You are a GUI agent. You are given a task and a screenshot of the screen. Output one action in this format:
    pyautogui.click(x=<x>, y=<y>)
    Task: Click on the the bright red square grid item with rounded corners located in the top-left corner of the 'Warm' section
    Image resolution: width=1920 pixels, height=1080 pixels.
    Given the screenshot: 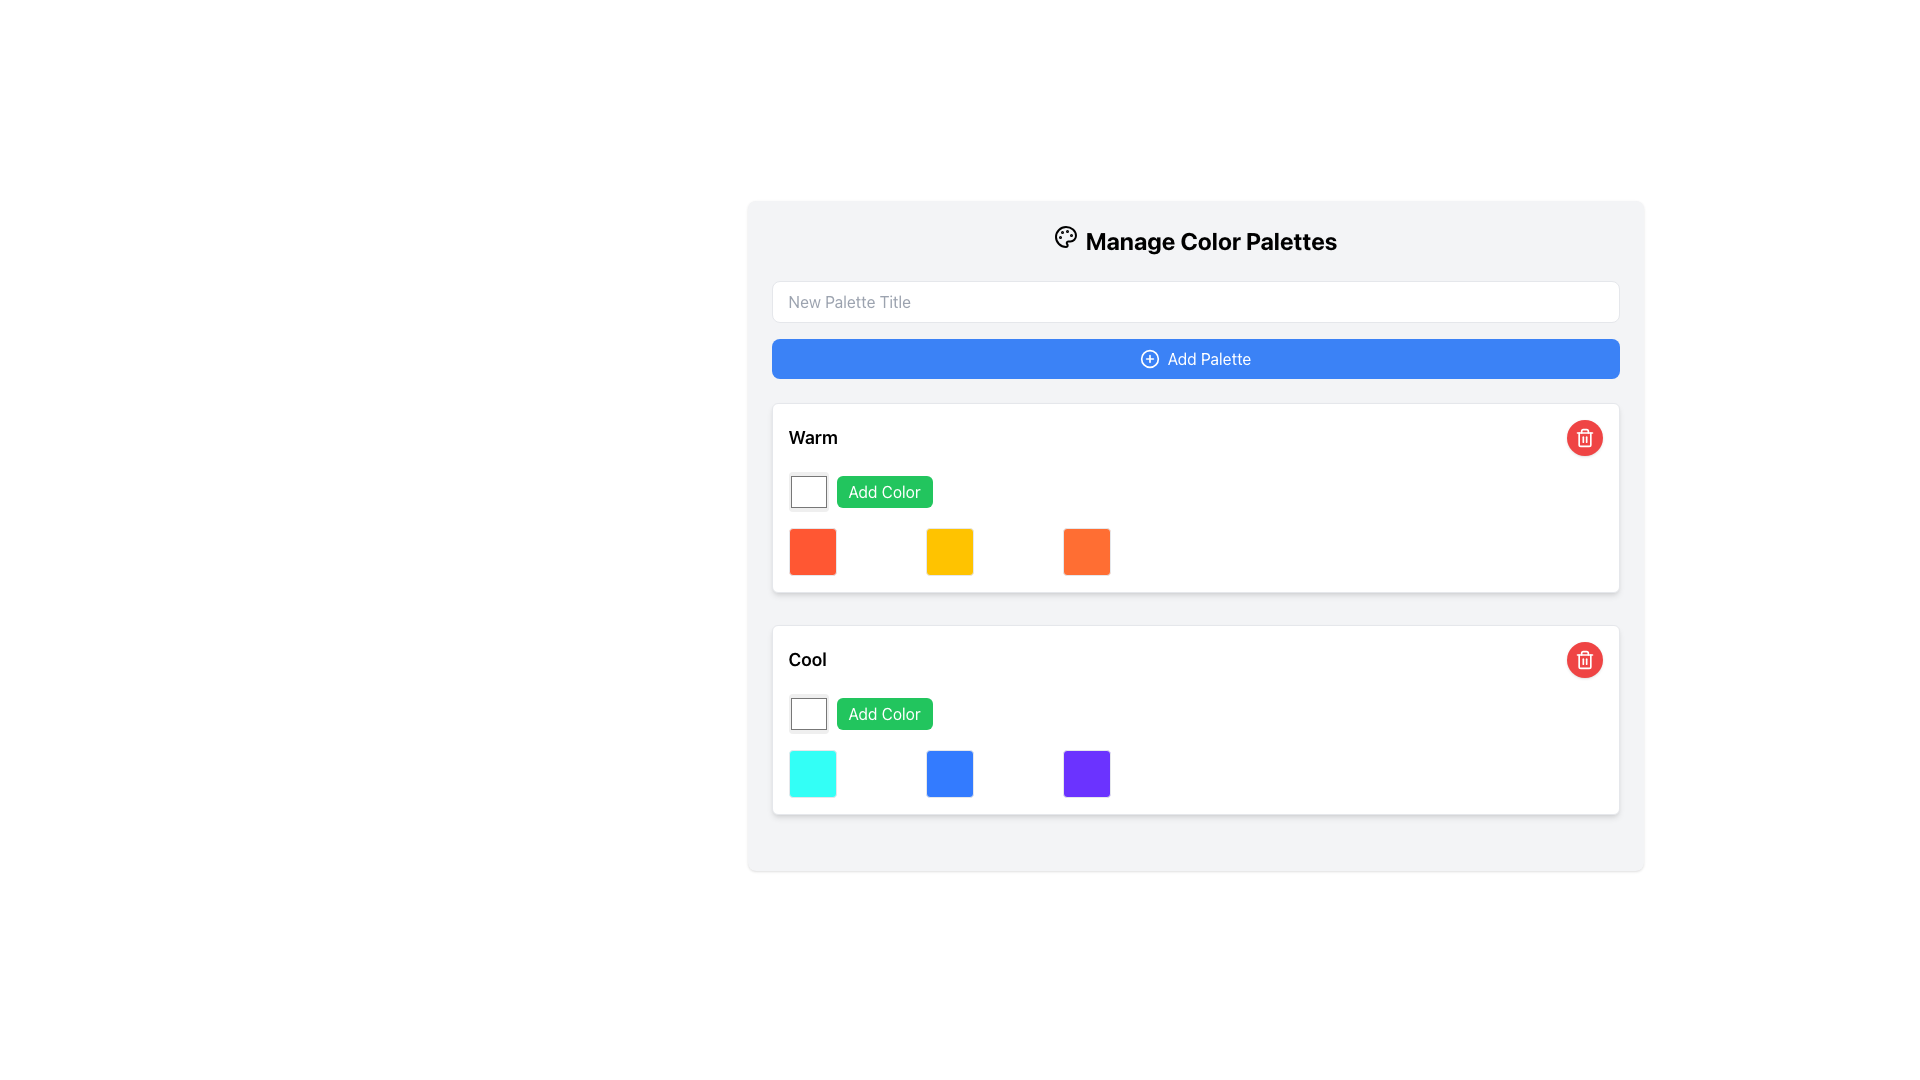 What is the action you would take?
    pyautogui.click(x=812, y=551)
    